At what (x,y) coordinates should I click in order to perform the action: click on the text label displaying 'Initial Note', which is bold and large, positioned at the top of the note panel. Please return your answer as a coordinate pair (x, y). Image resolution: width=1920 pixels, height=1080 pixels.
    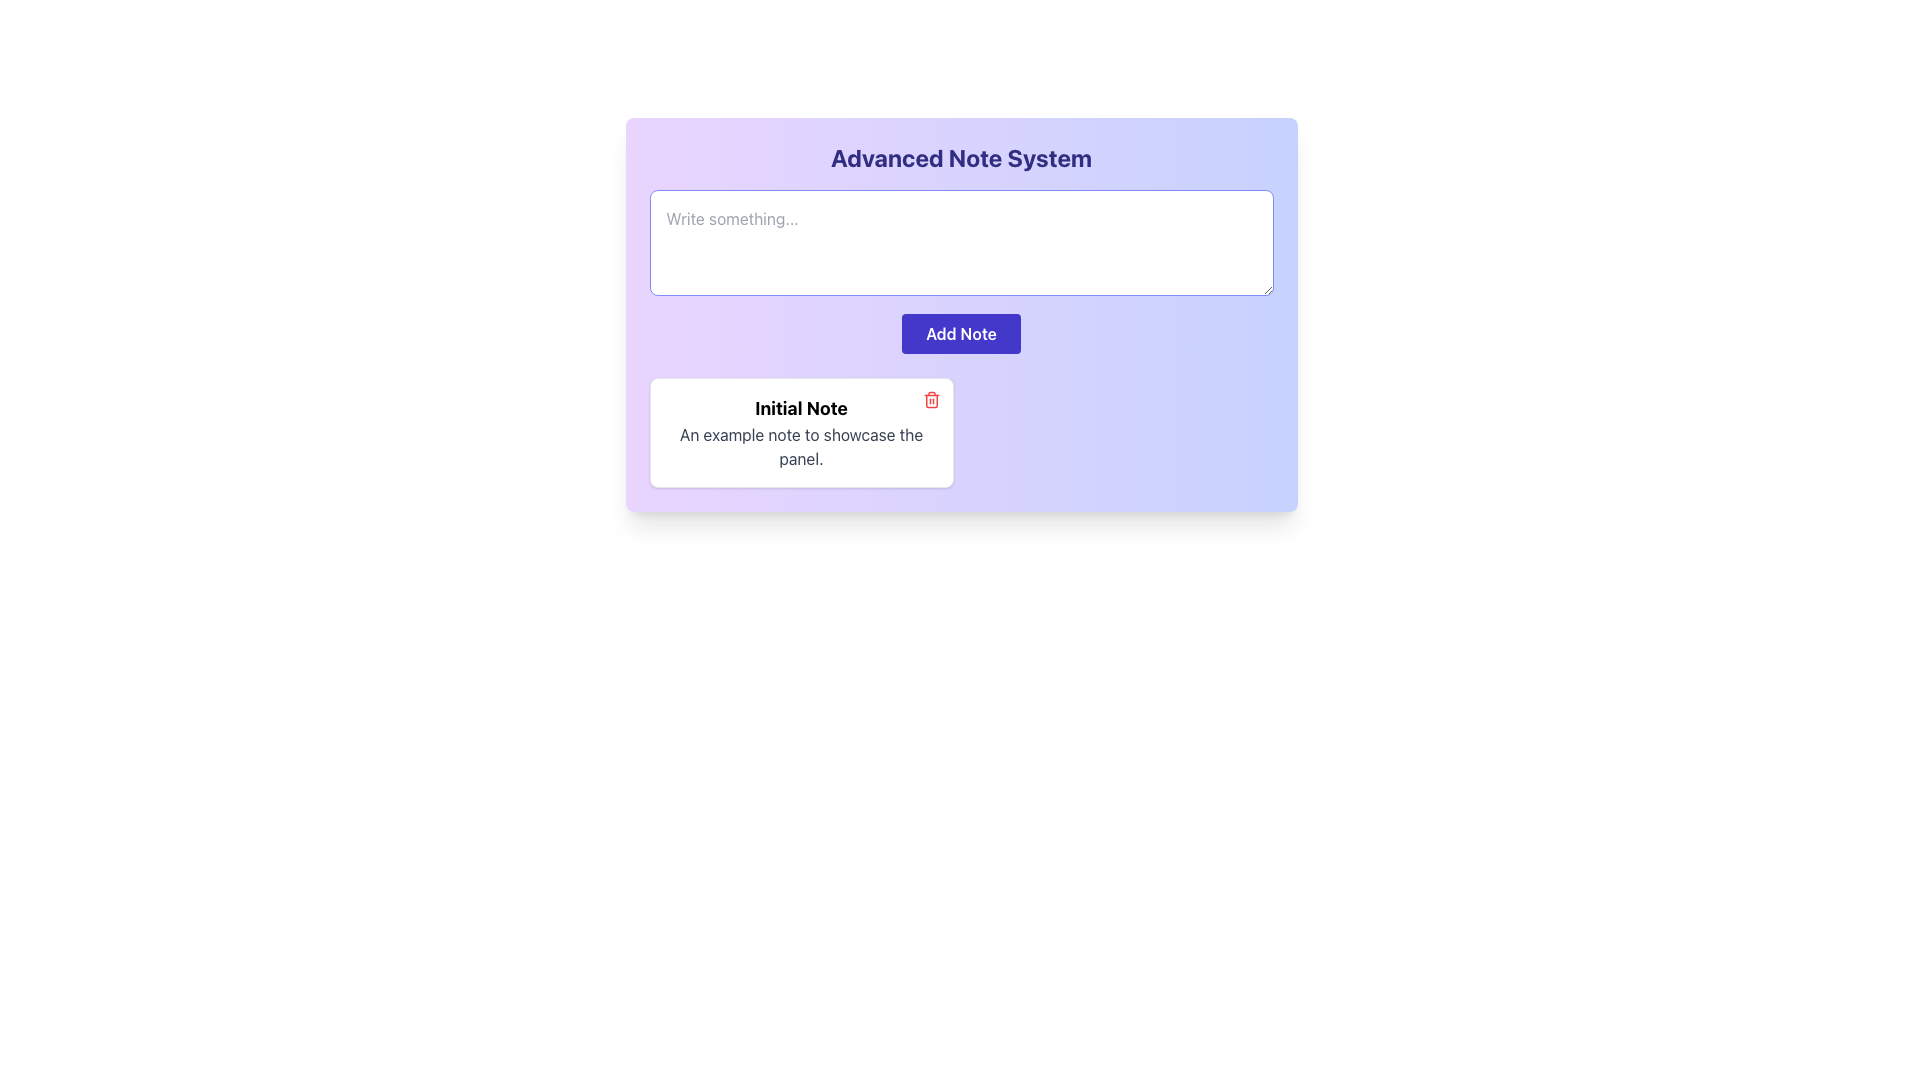
    Looking at the image, I should click on (801, 407).